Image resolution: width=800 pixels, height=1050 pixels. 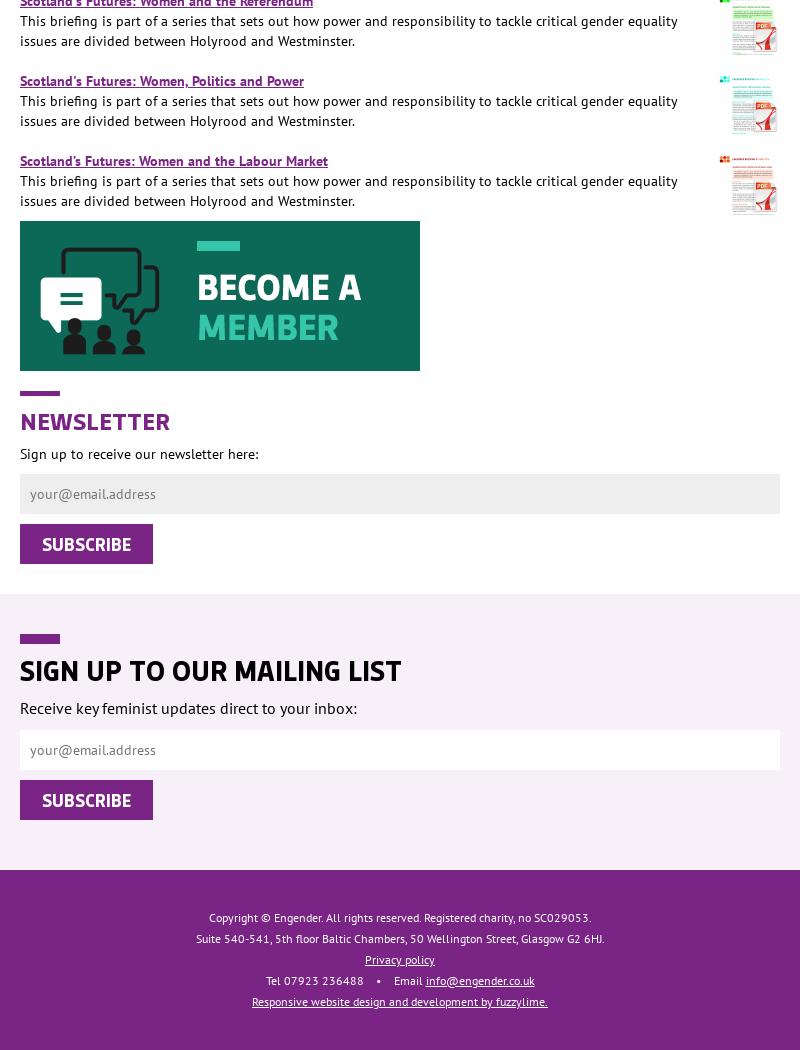 I want to click on 'info@engender.co.uk', so click(x=479, y=980).